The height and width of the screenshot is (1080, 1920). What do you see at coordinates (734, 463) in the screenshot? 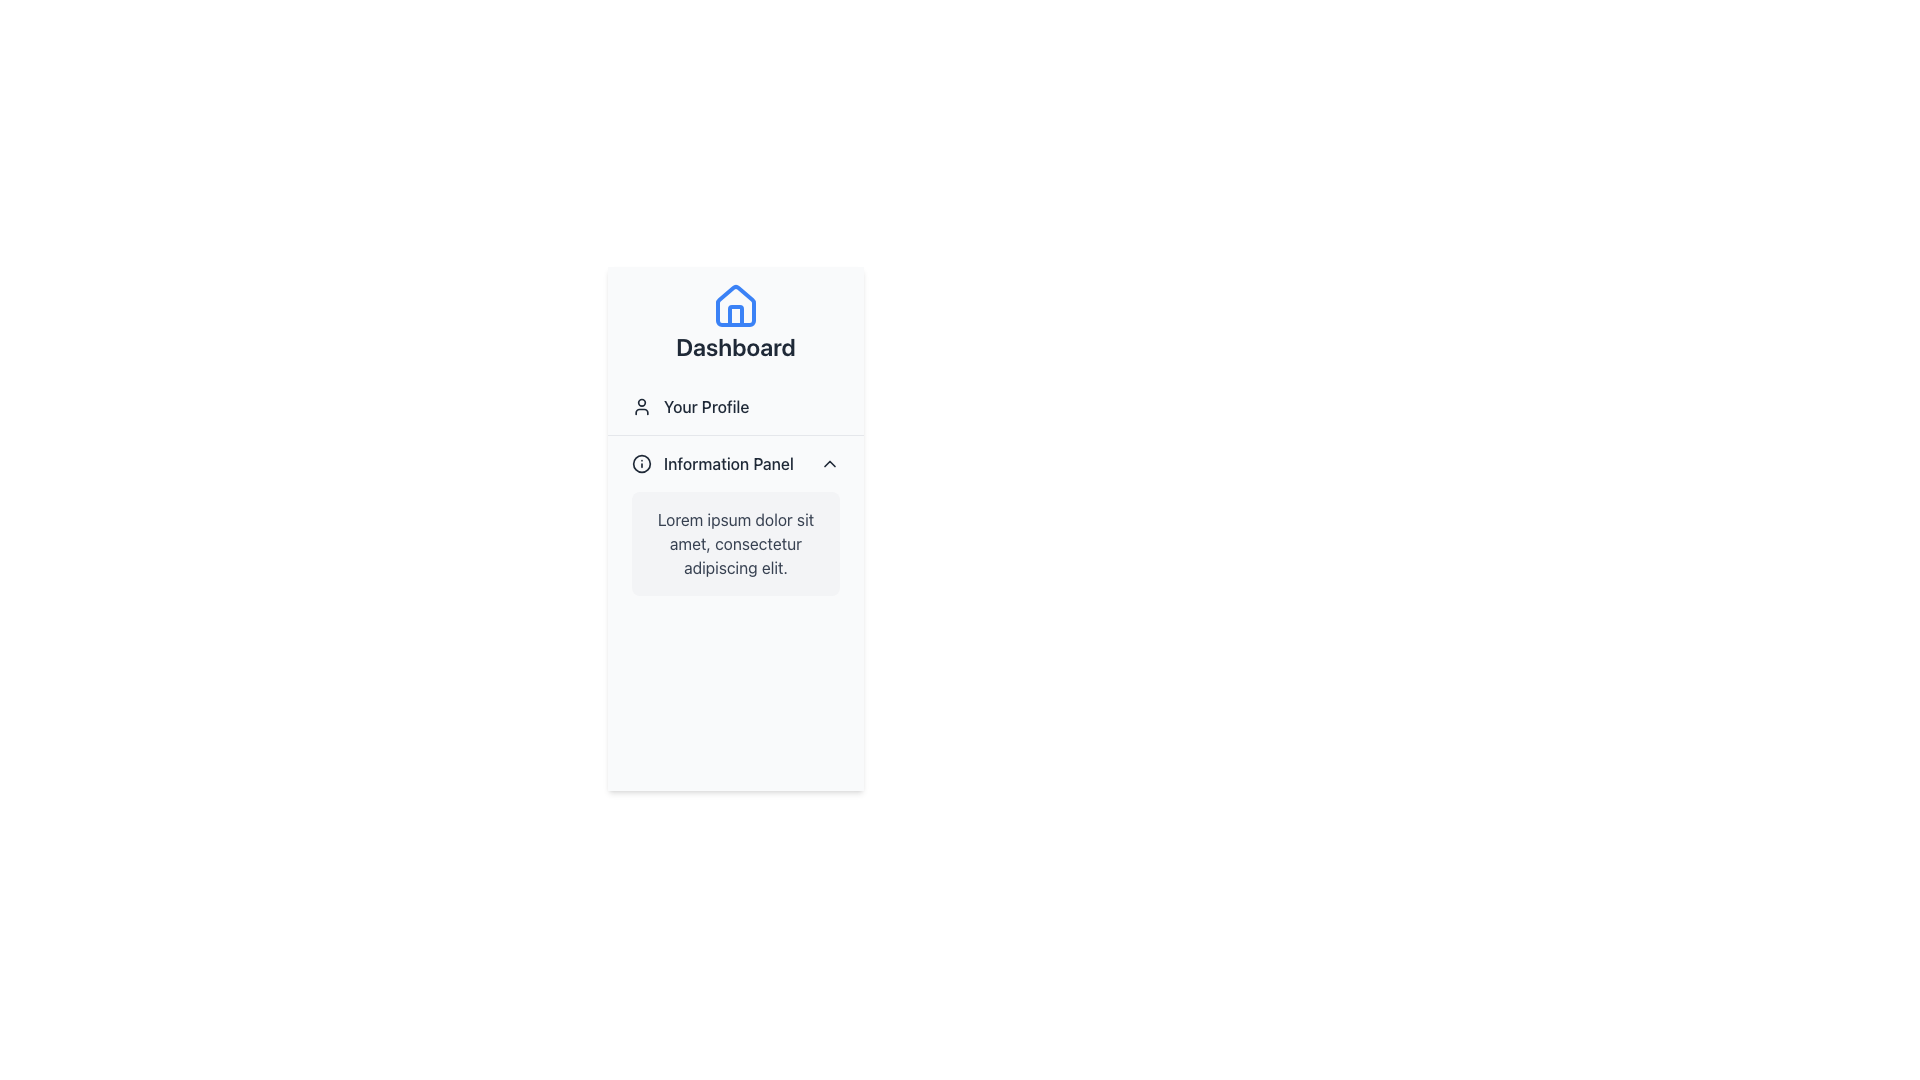
I see `the Collapsible Header or Toggle` at bounding box center [734, 463].